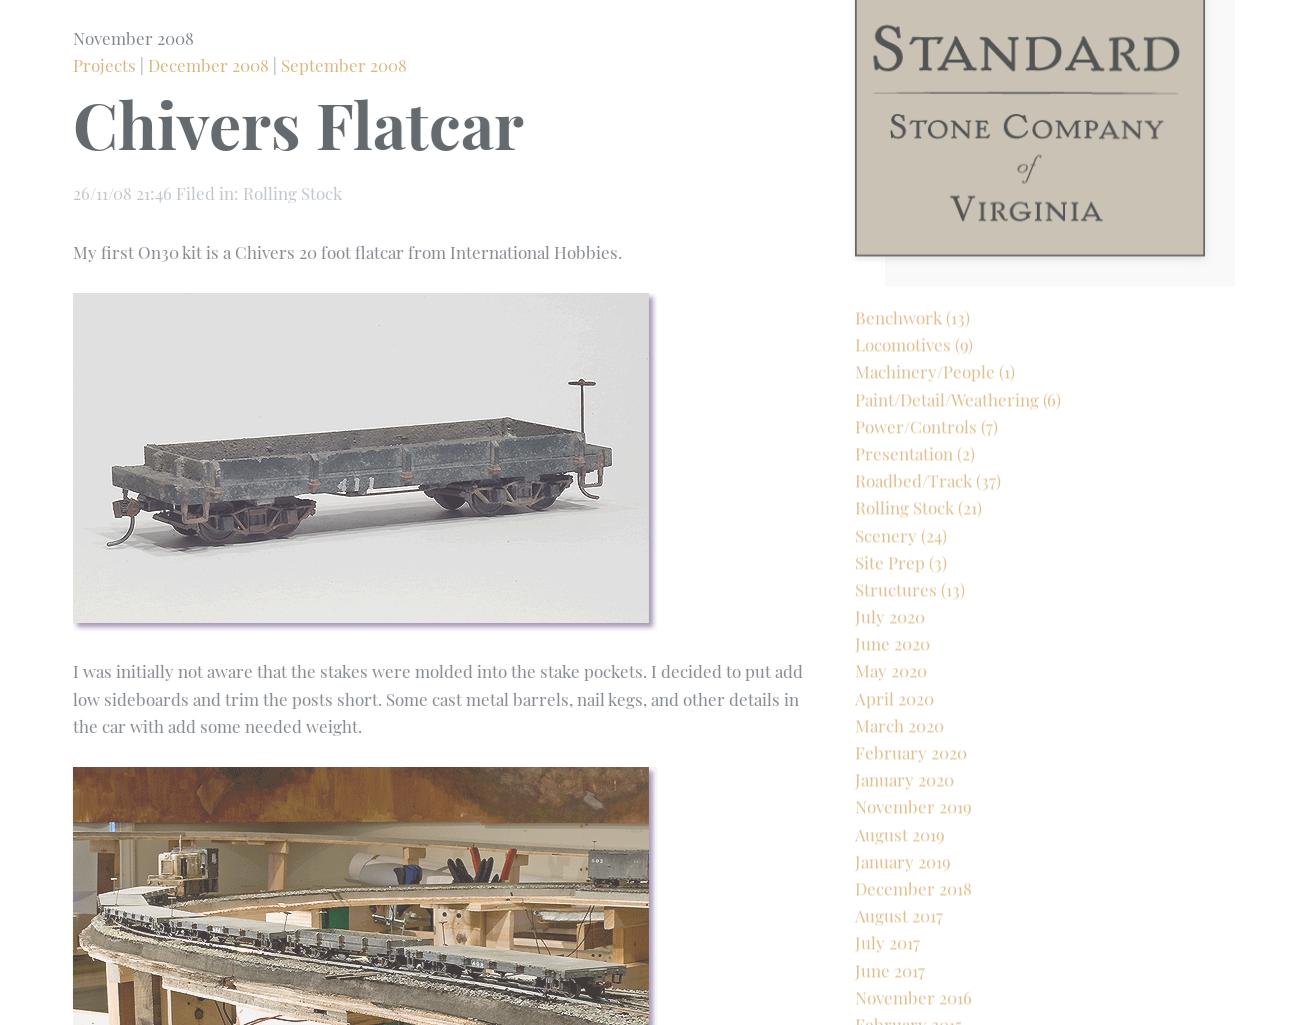 The image size is (1300, 1025). I want to click on 'December 2018', so click(855, 956).